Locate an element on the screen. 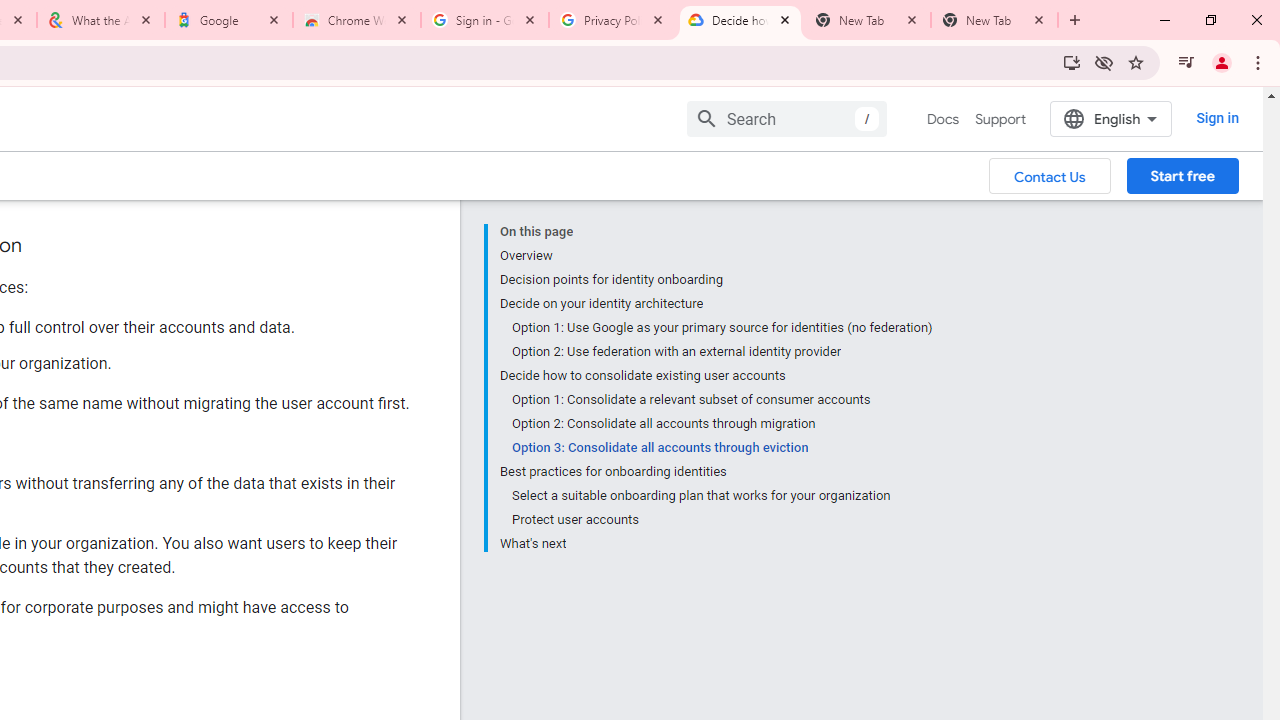  'Option 2: Use federation with an external identity provider' is located at coordinates (720, 351).